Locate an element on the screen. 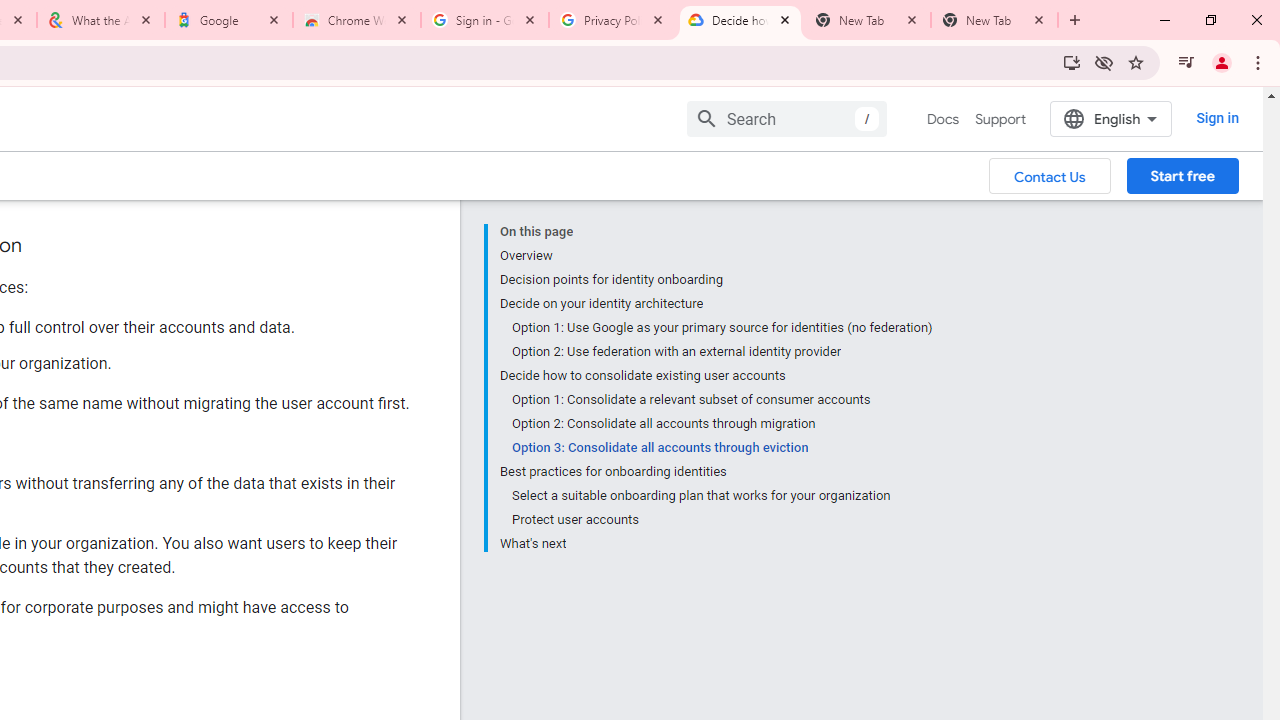  'Option 2: Use federation with an external identity provider' is located at coordinates (720, 351).